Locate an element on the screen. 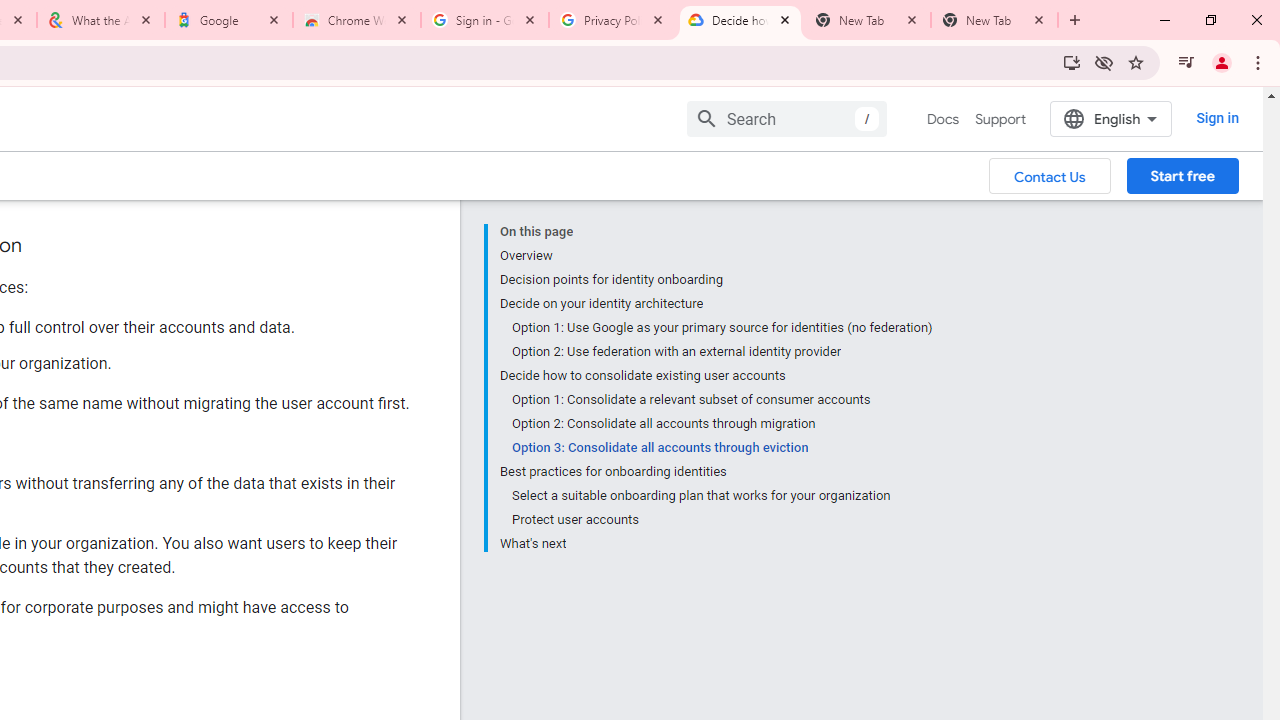  'Option 2: Use federation with an external identity provider' is located at coordinates (720, 351).